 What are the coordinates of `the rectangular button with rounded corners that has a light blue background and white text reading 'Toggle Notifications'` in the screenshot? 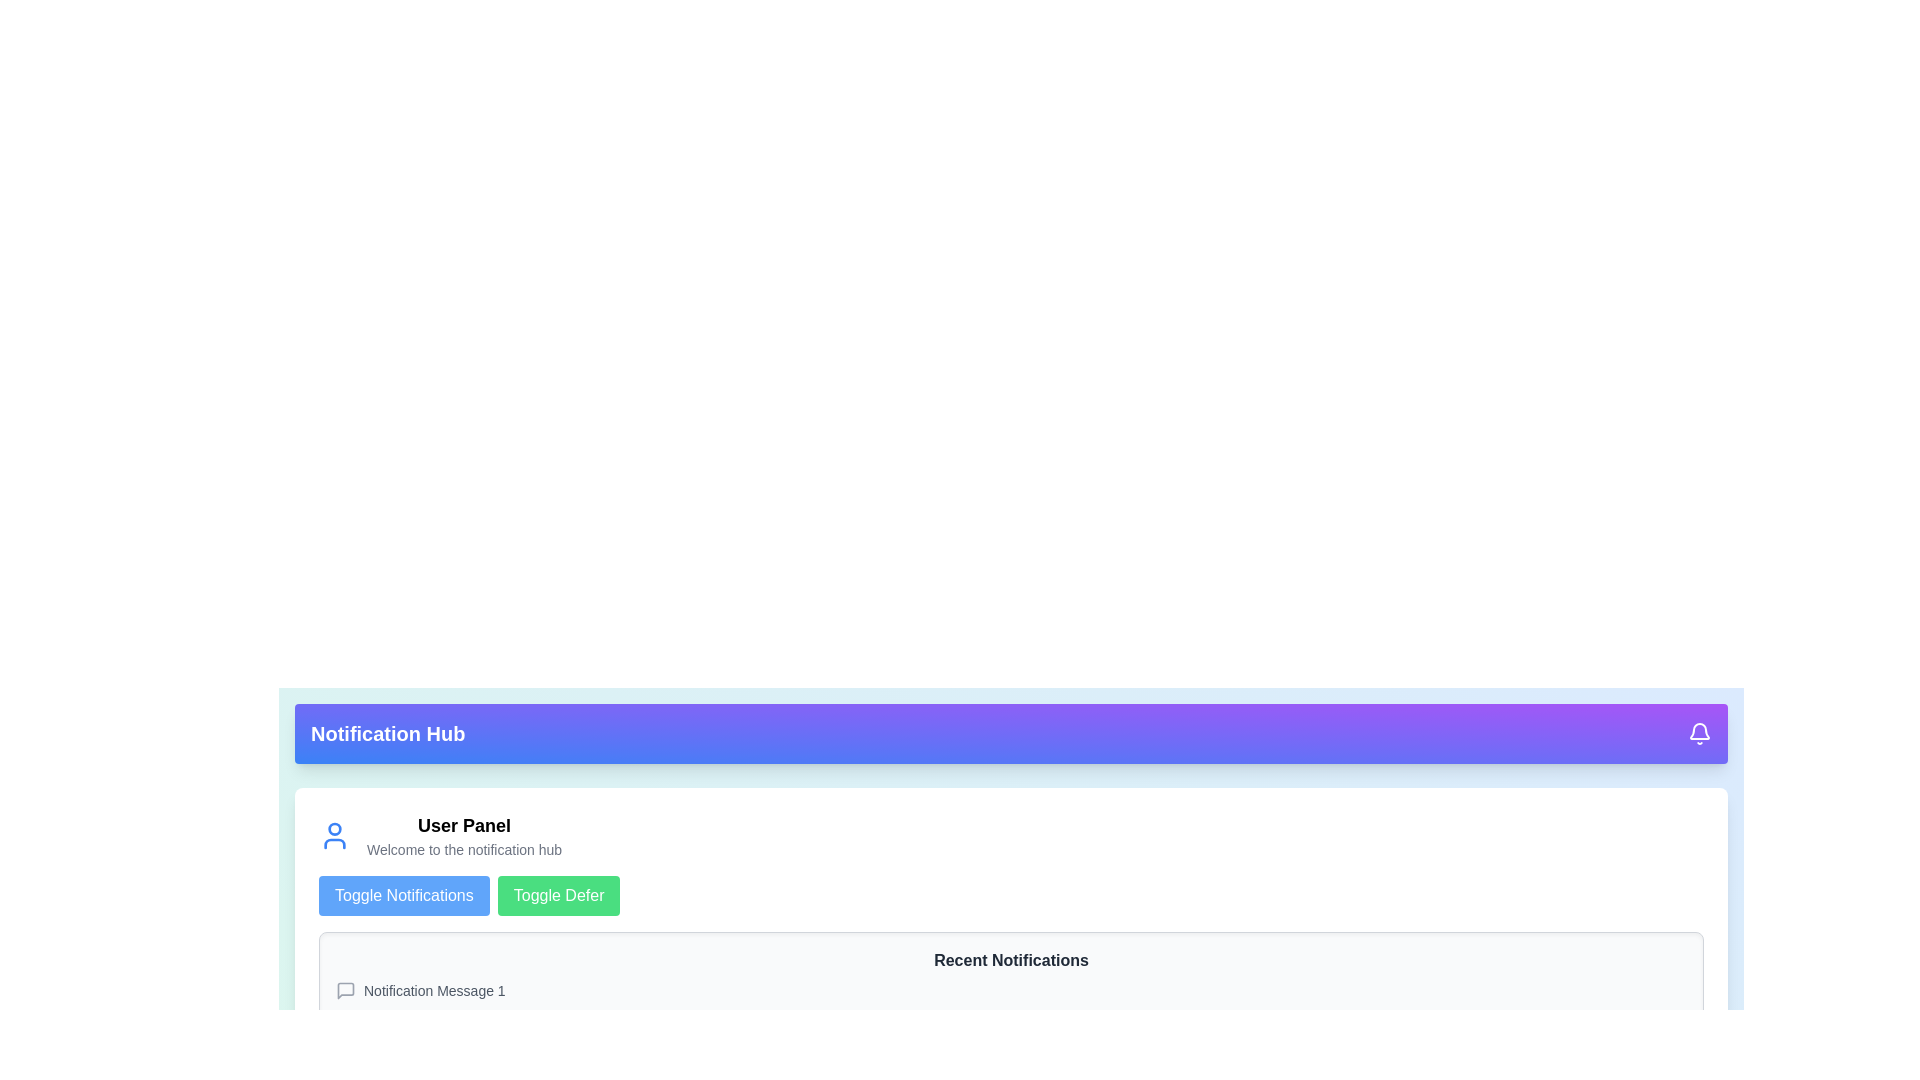 It's located at (403, 894).